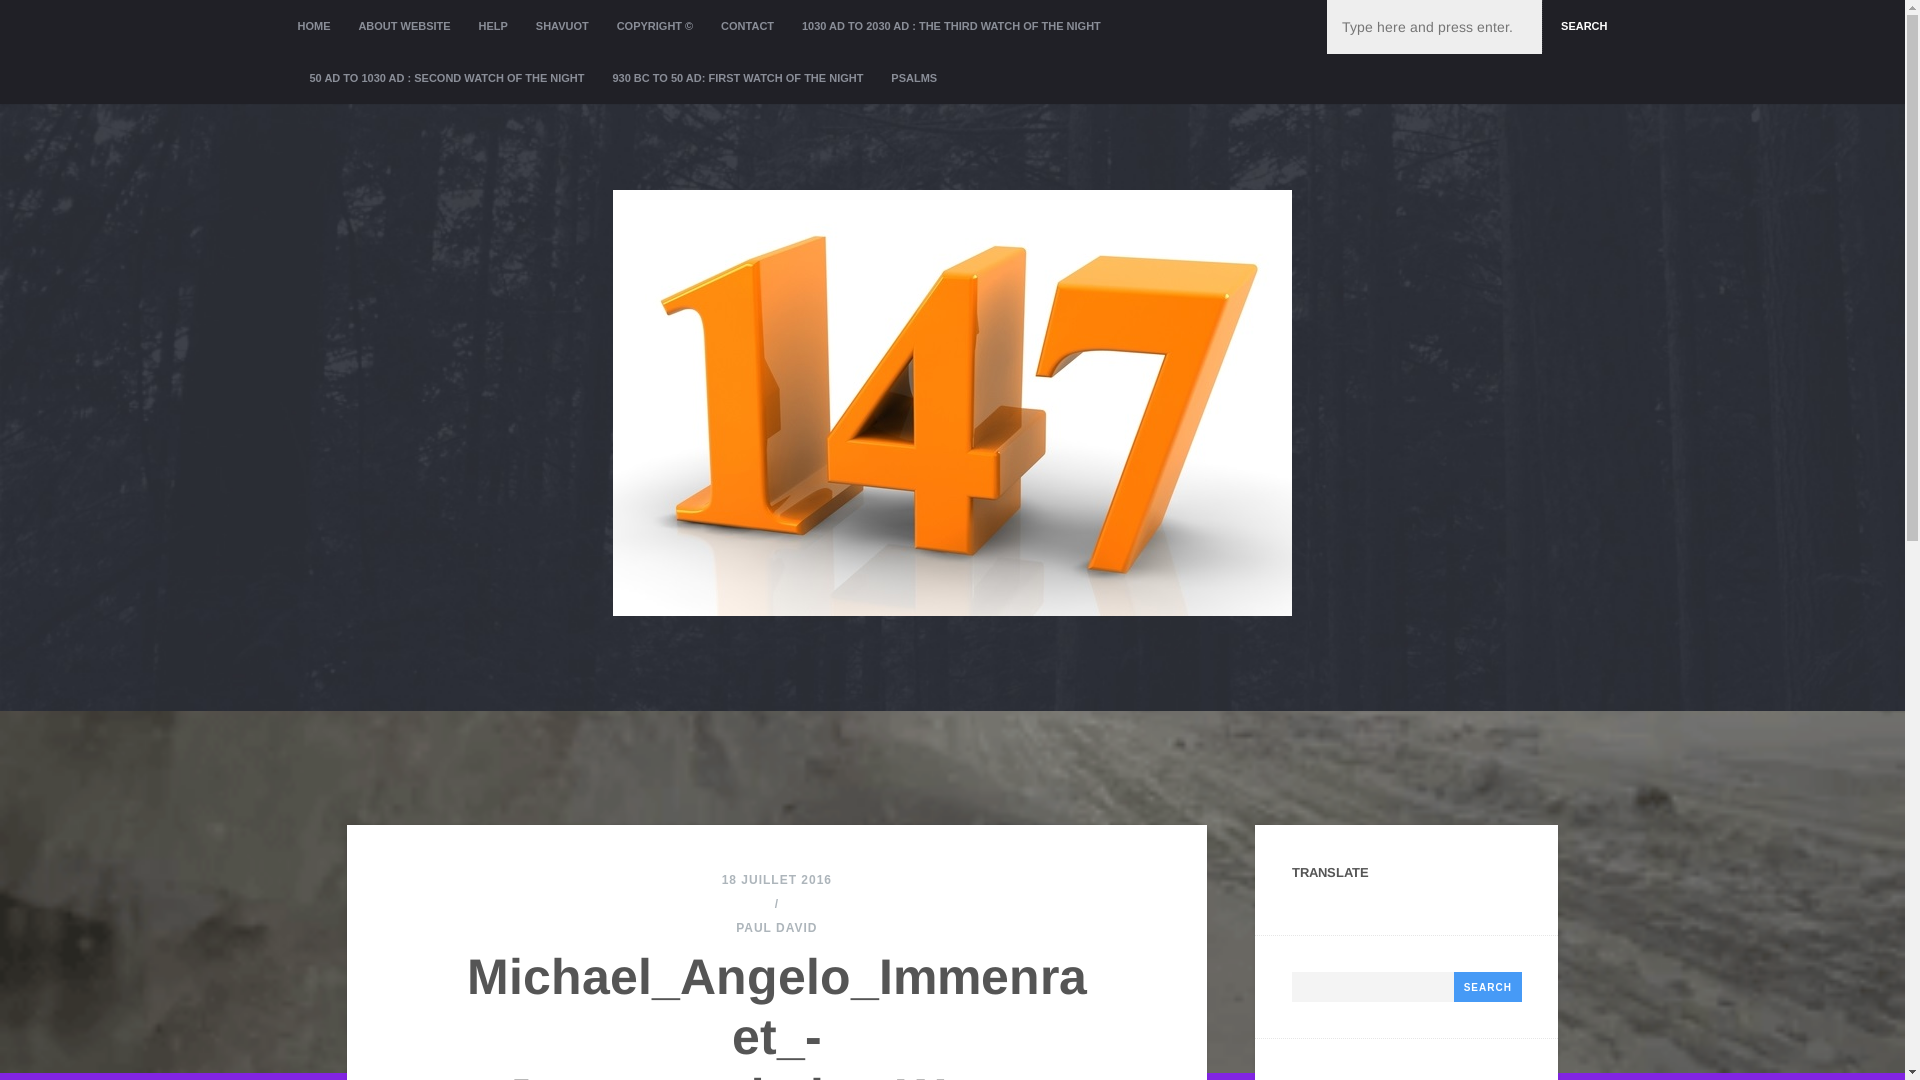  I want to click on 'HOME', so click(320, 26).